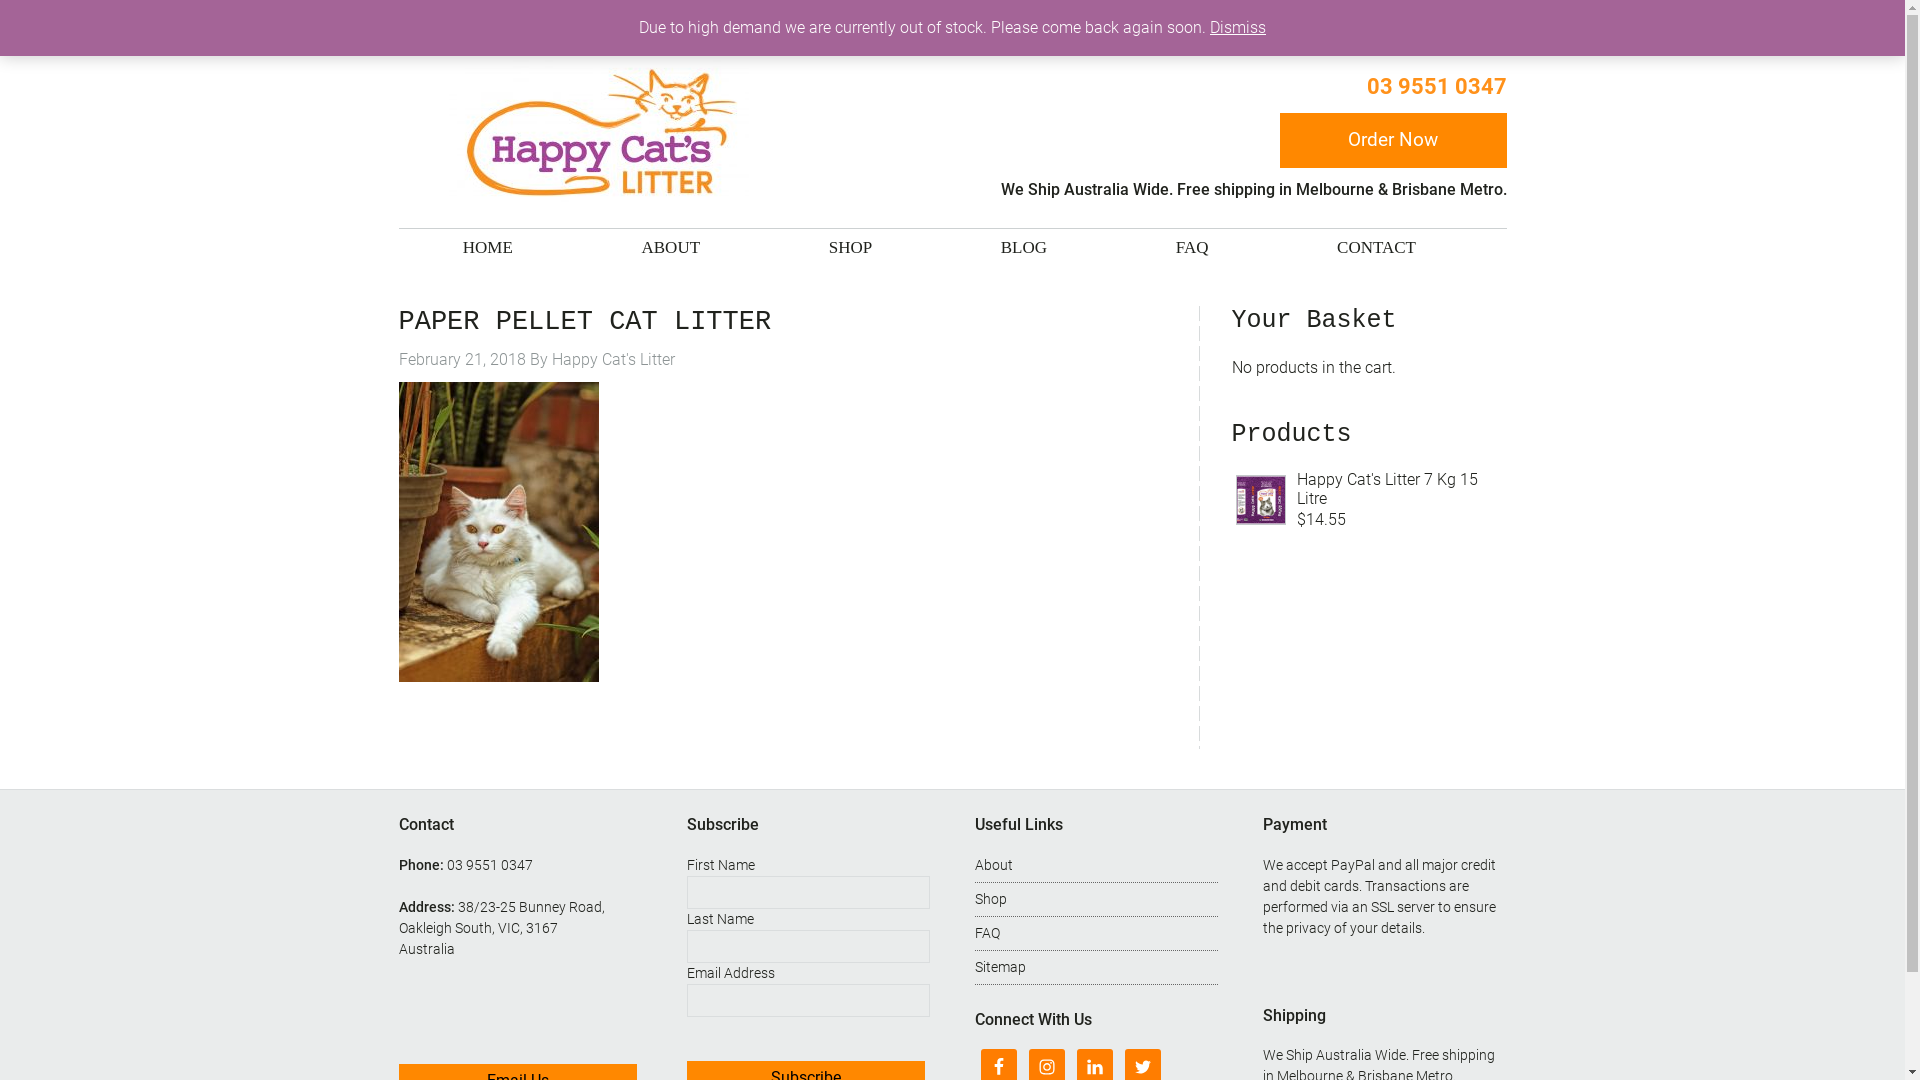 This screenshot has height=1080, width=1920. What do you see at coordinates (980, 246) in the screenshot?
I see `'BLOG'` at bounding box center [980, 246].